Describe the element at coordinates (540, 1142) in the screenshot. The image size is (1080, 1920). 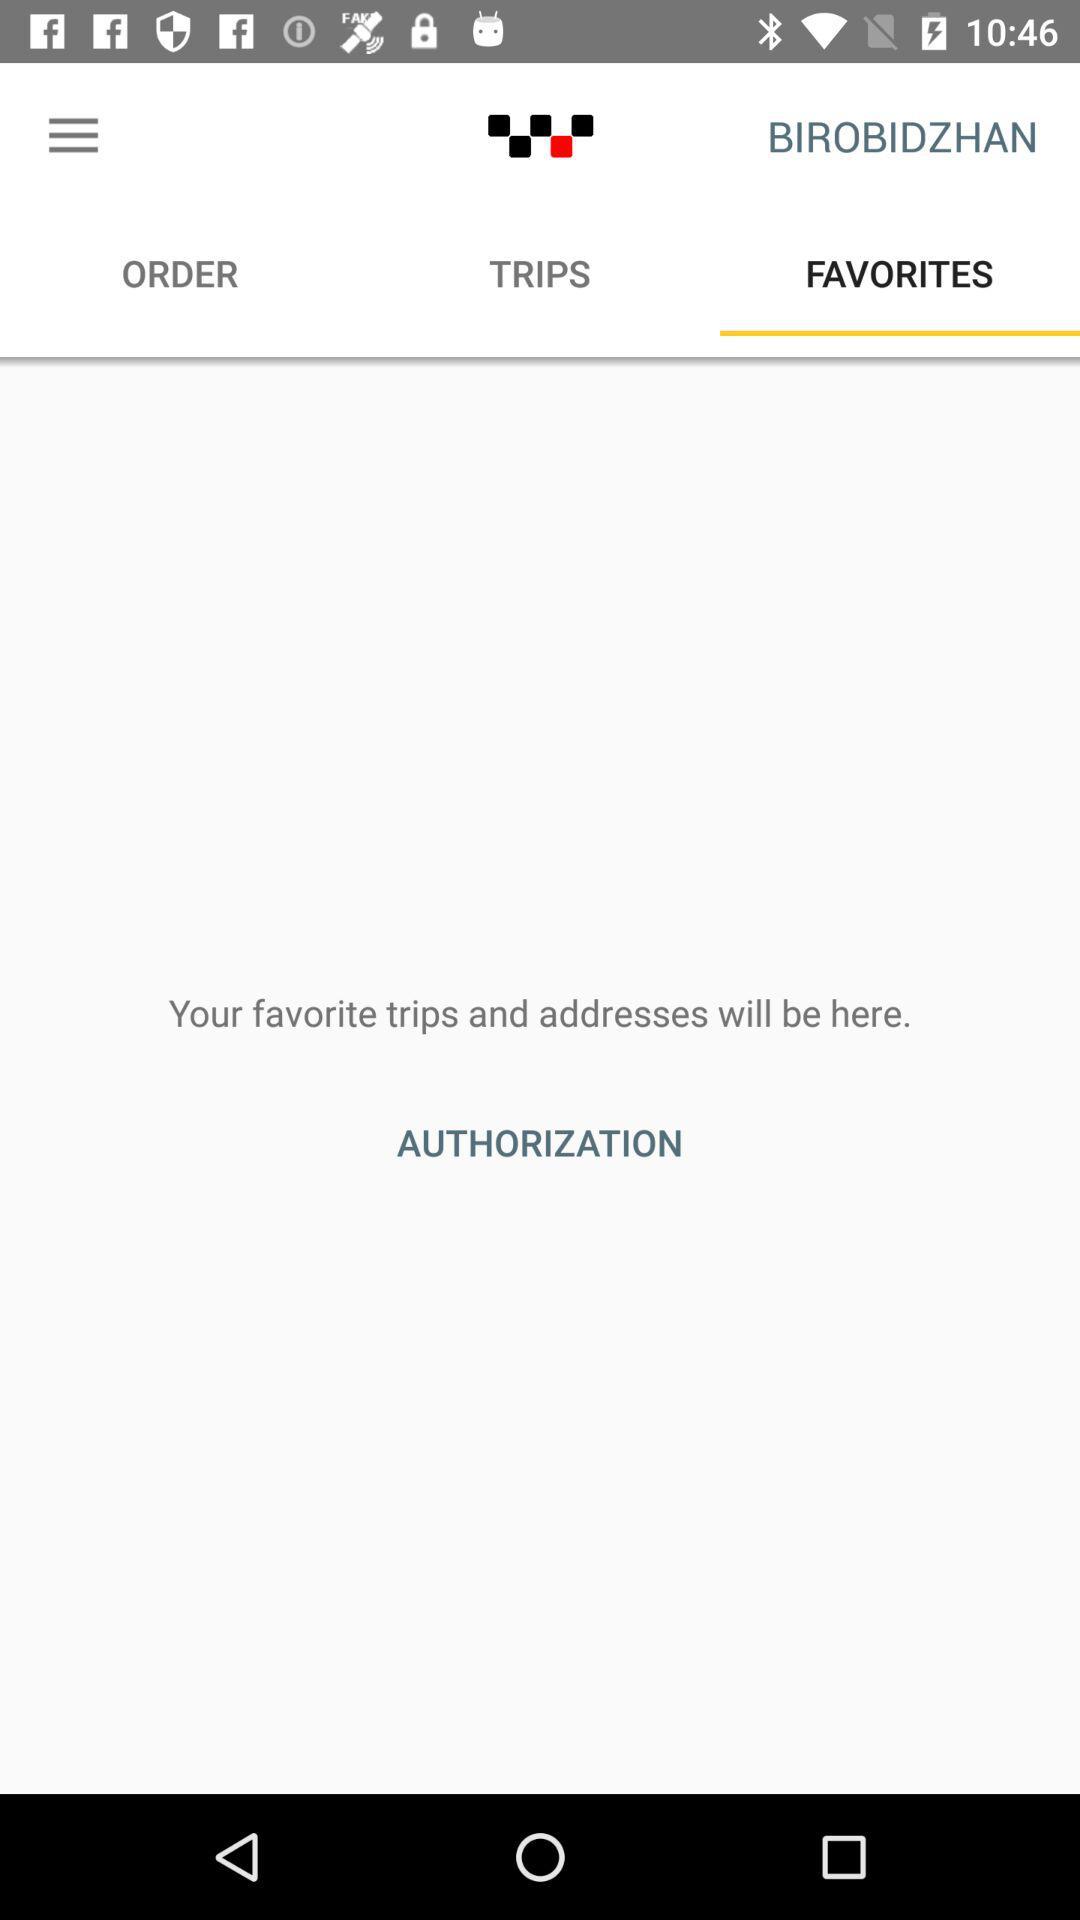
I see `icon below the your favorite trips` at that location.